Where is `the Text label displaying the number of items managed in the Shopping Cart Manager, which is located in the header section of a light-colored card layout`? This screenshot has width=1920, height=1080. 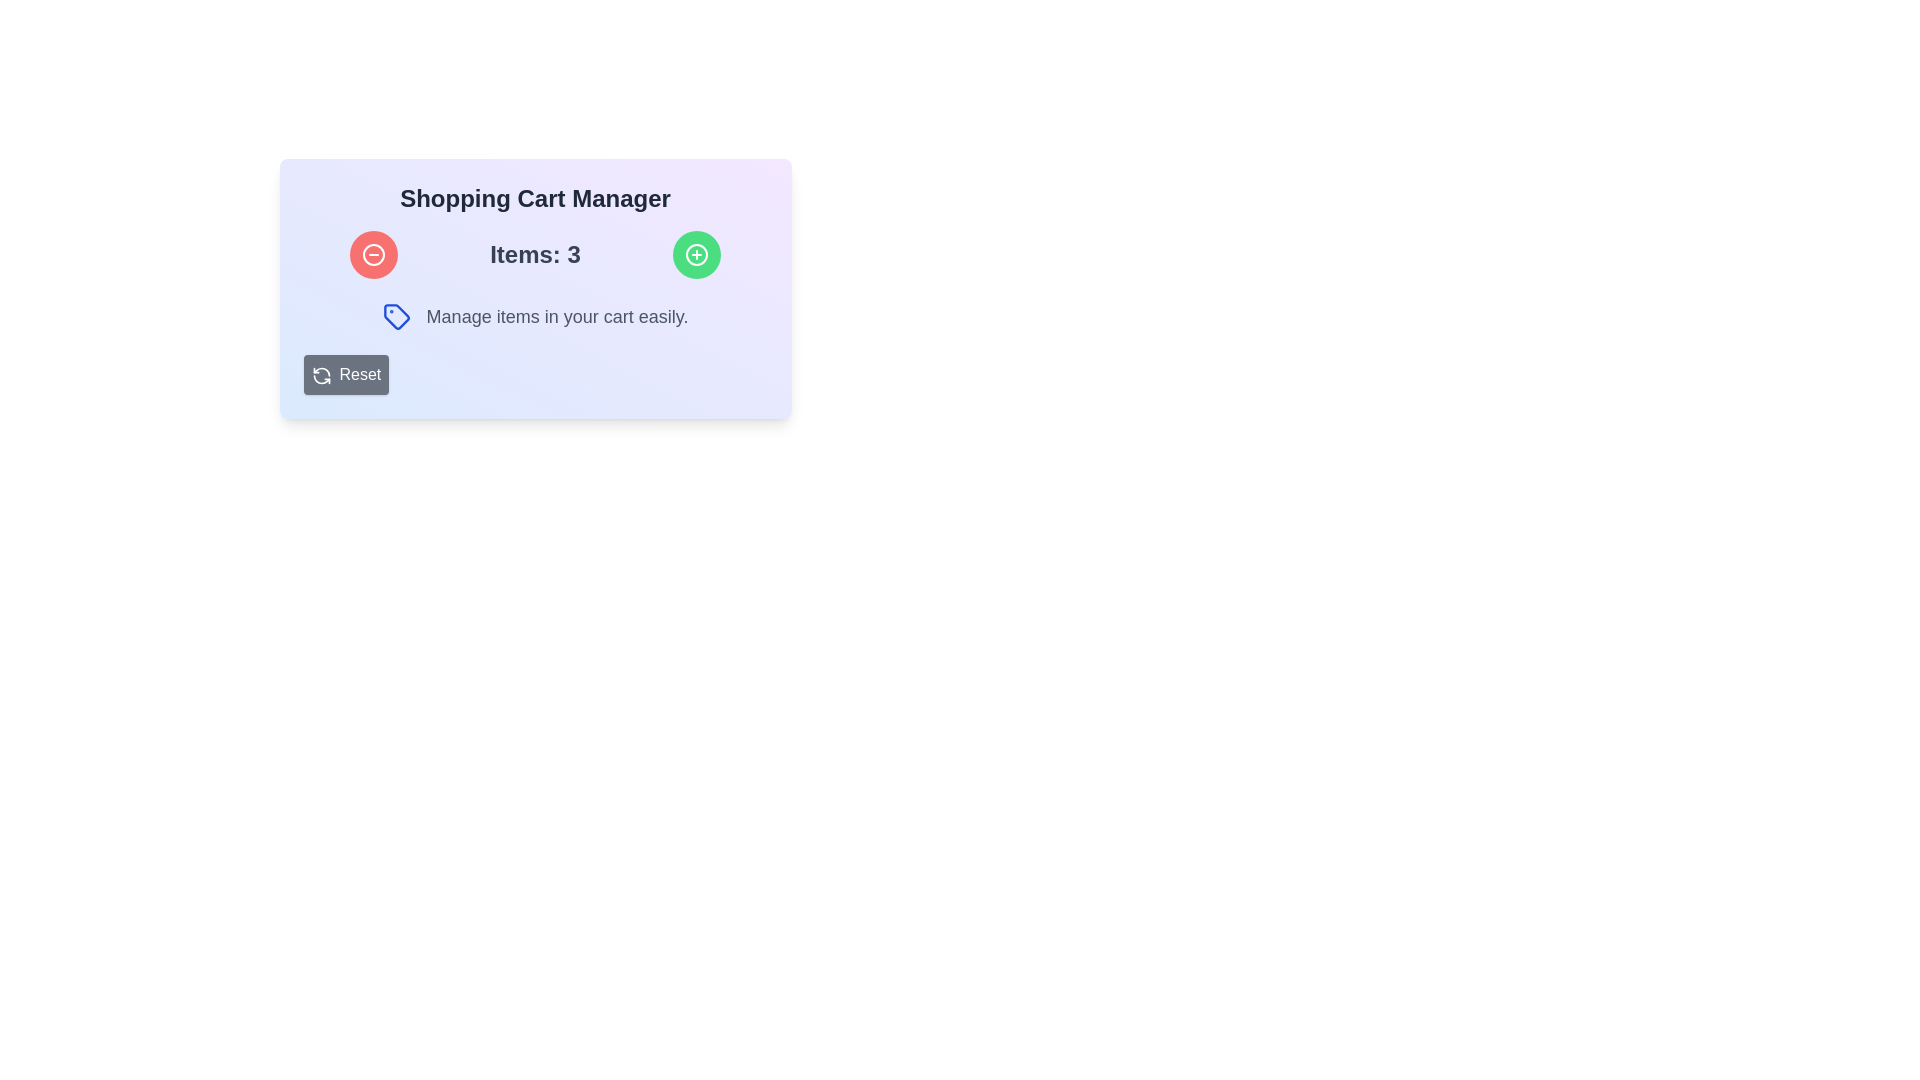
the Text label displaying the number of items managed in the Shopping Cart Manager, which is located in the header section of a light-colored card layout is located at coordinates (535, 253).